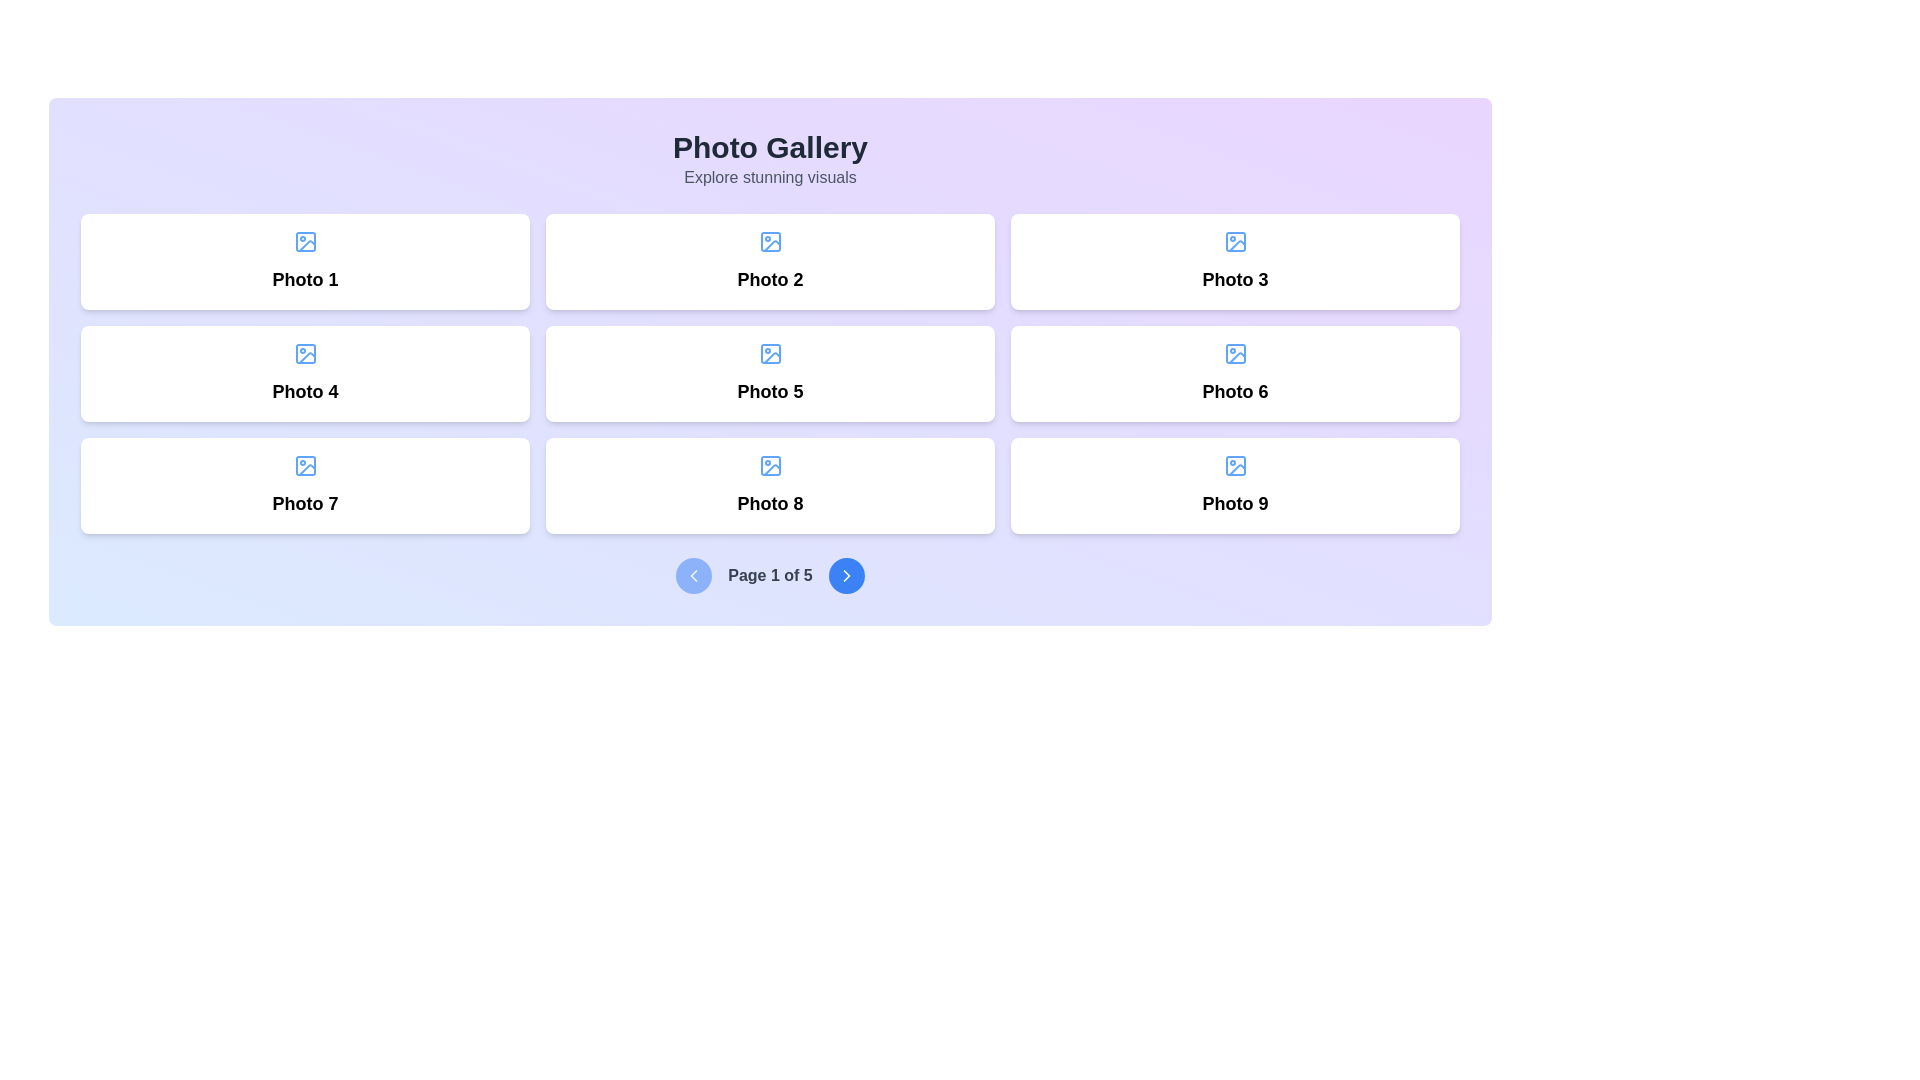  I want to click on the 'Photo 7' card located in the bottom left position of the grid, so click(304, 486).